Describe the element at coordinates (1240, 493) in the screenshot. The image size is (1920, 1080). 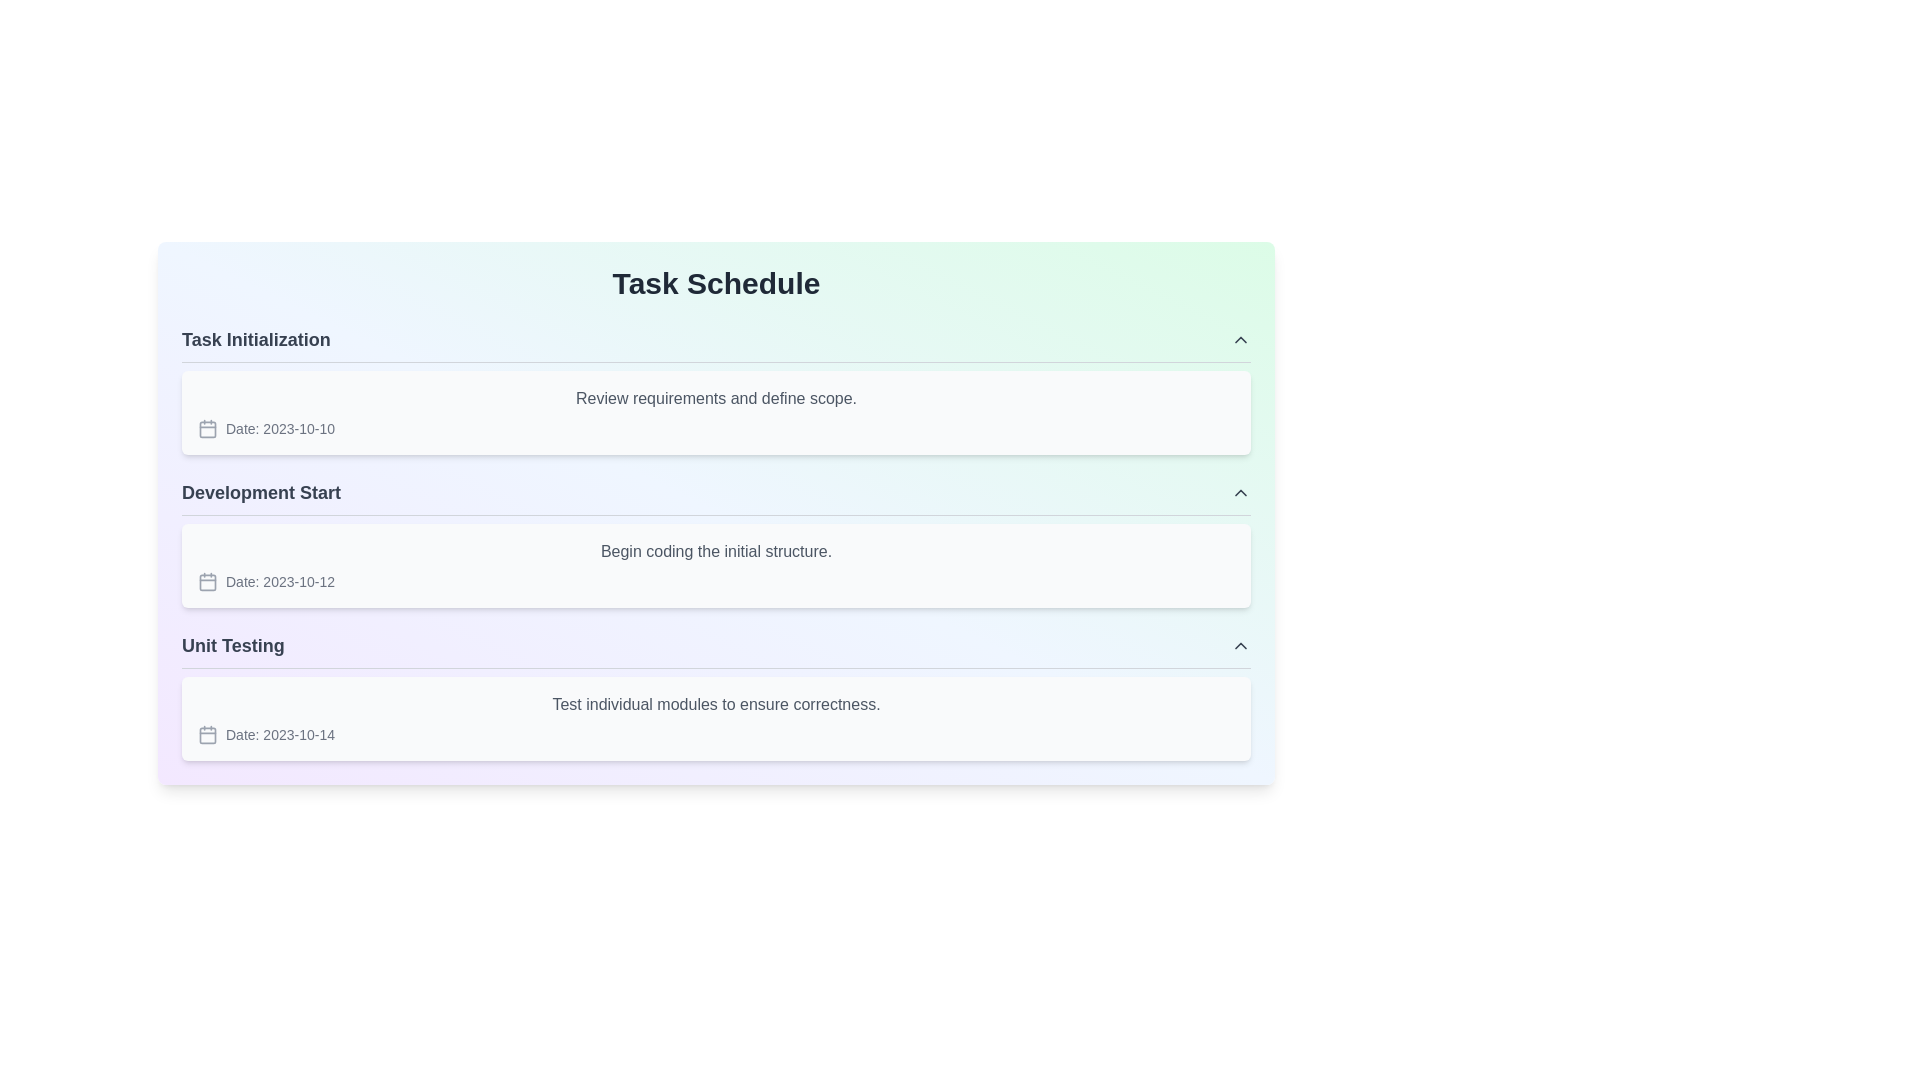
I see `the upward-pointing chevron icon` at that location.